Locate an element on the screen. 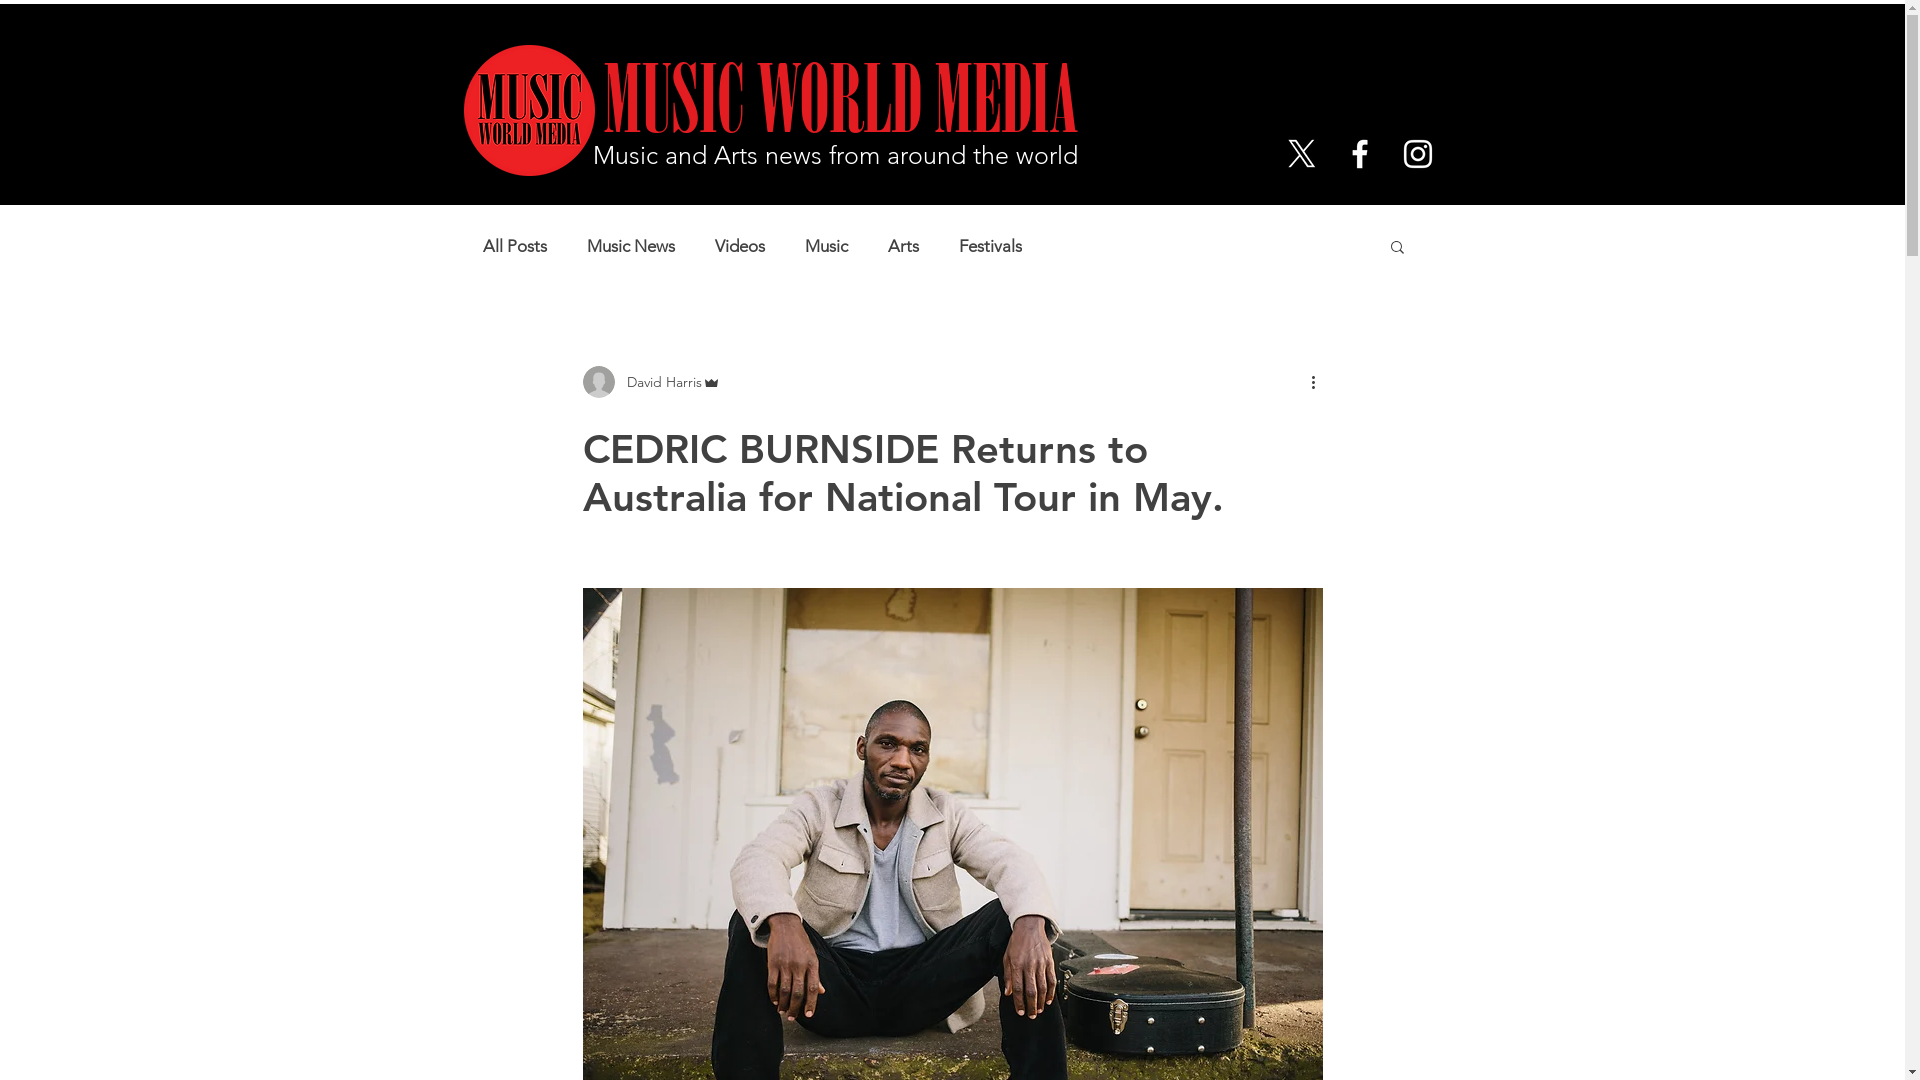 The height and width of the screenshot is (1080, 1920). 'All Posts' is located at coordinates (513, 245).